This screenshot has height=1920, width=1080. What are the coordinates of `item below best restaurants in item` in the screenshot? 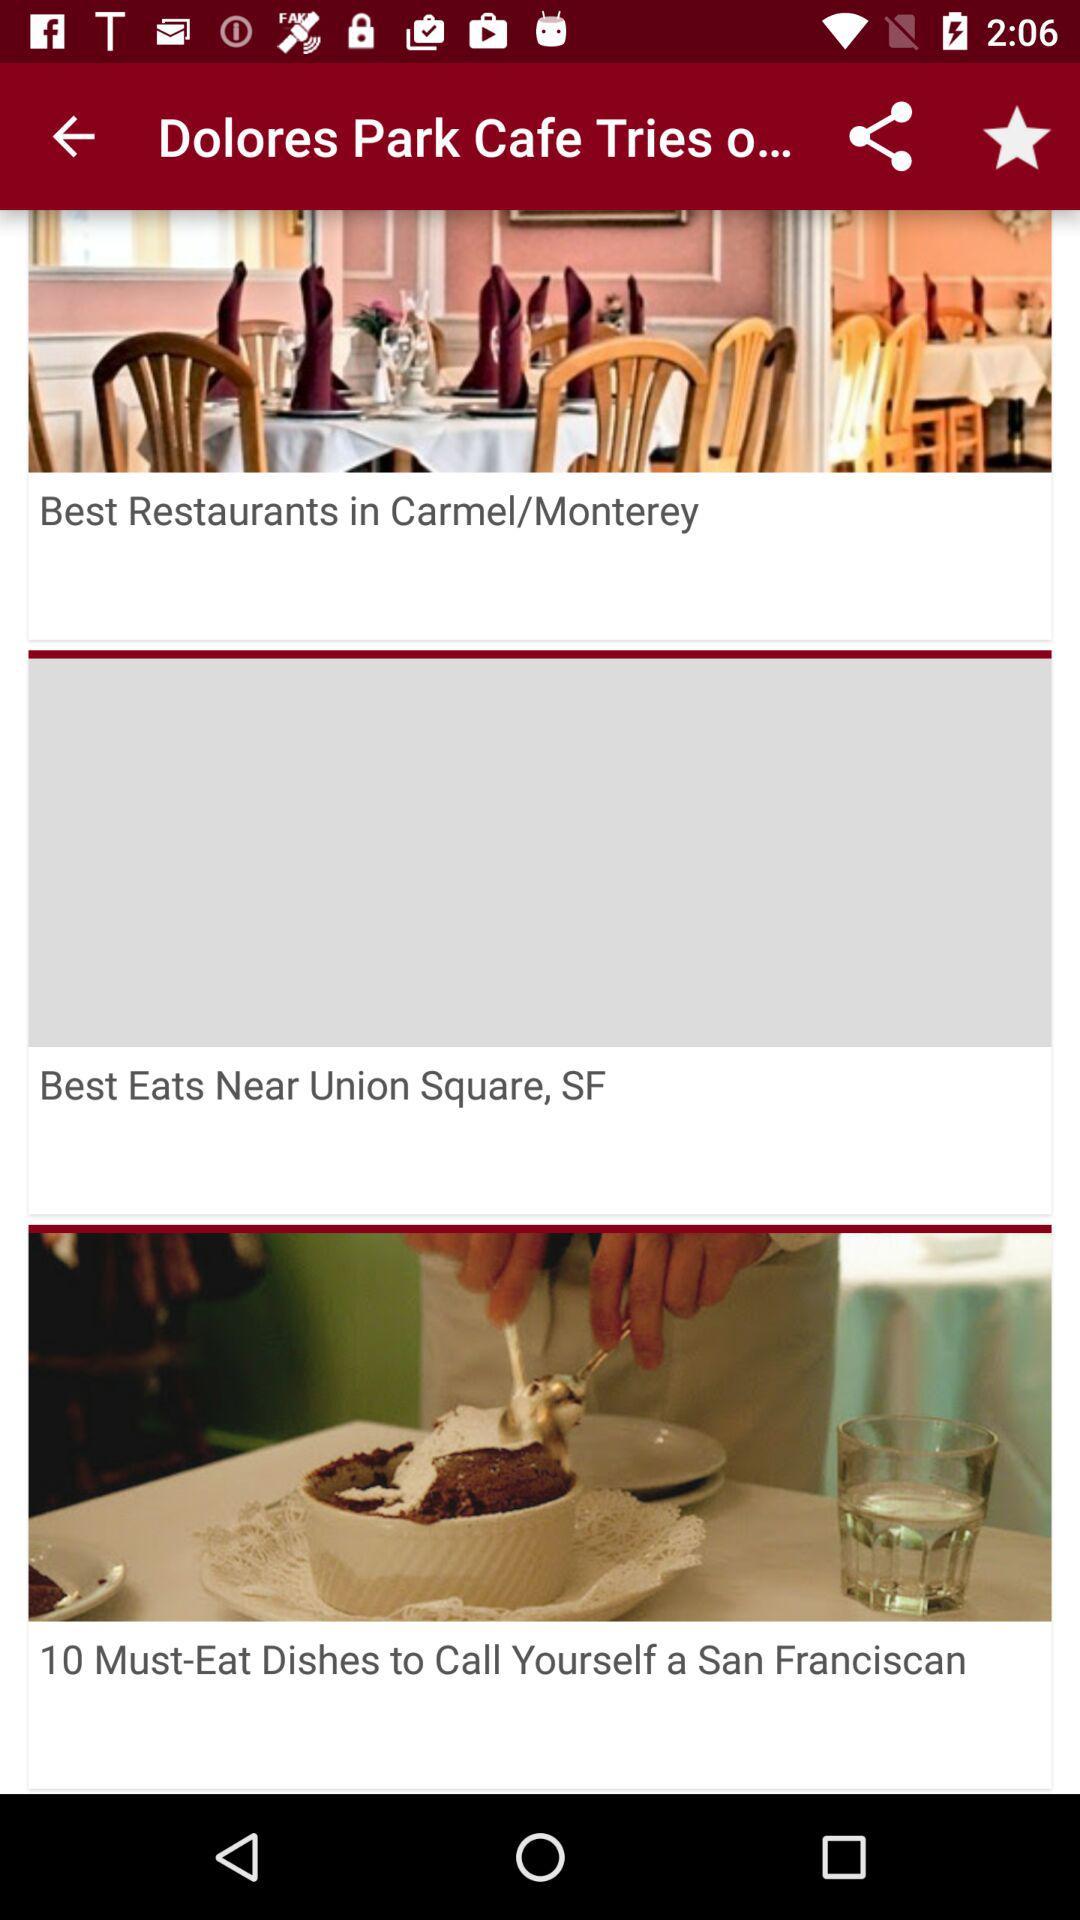 It's located at (540, 654).